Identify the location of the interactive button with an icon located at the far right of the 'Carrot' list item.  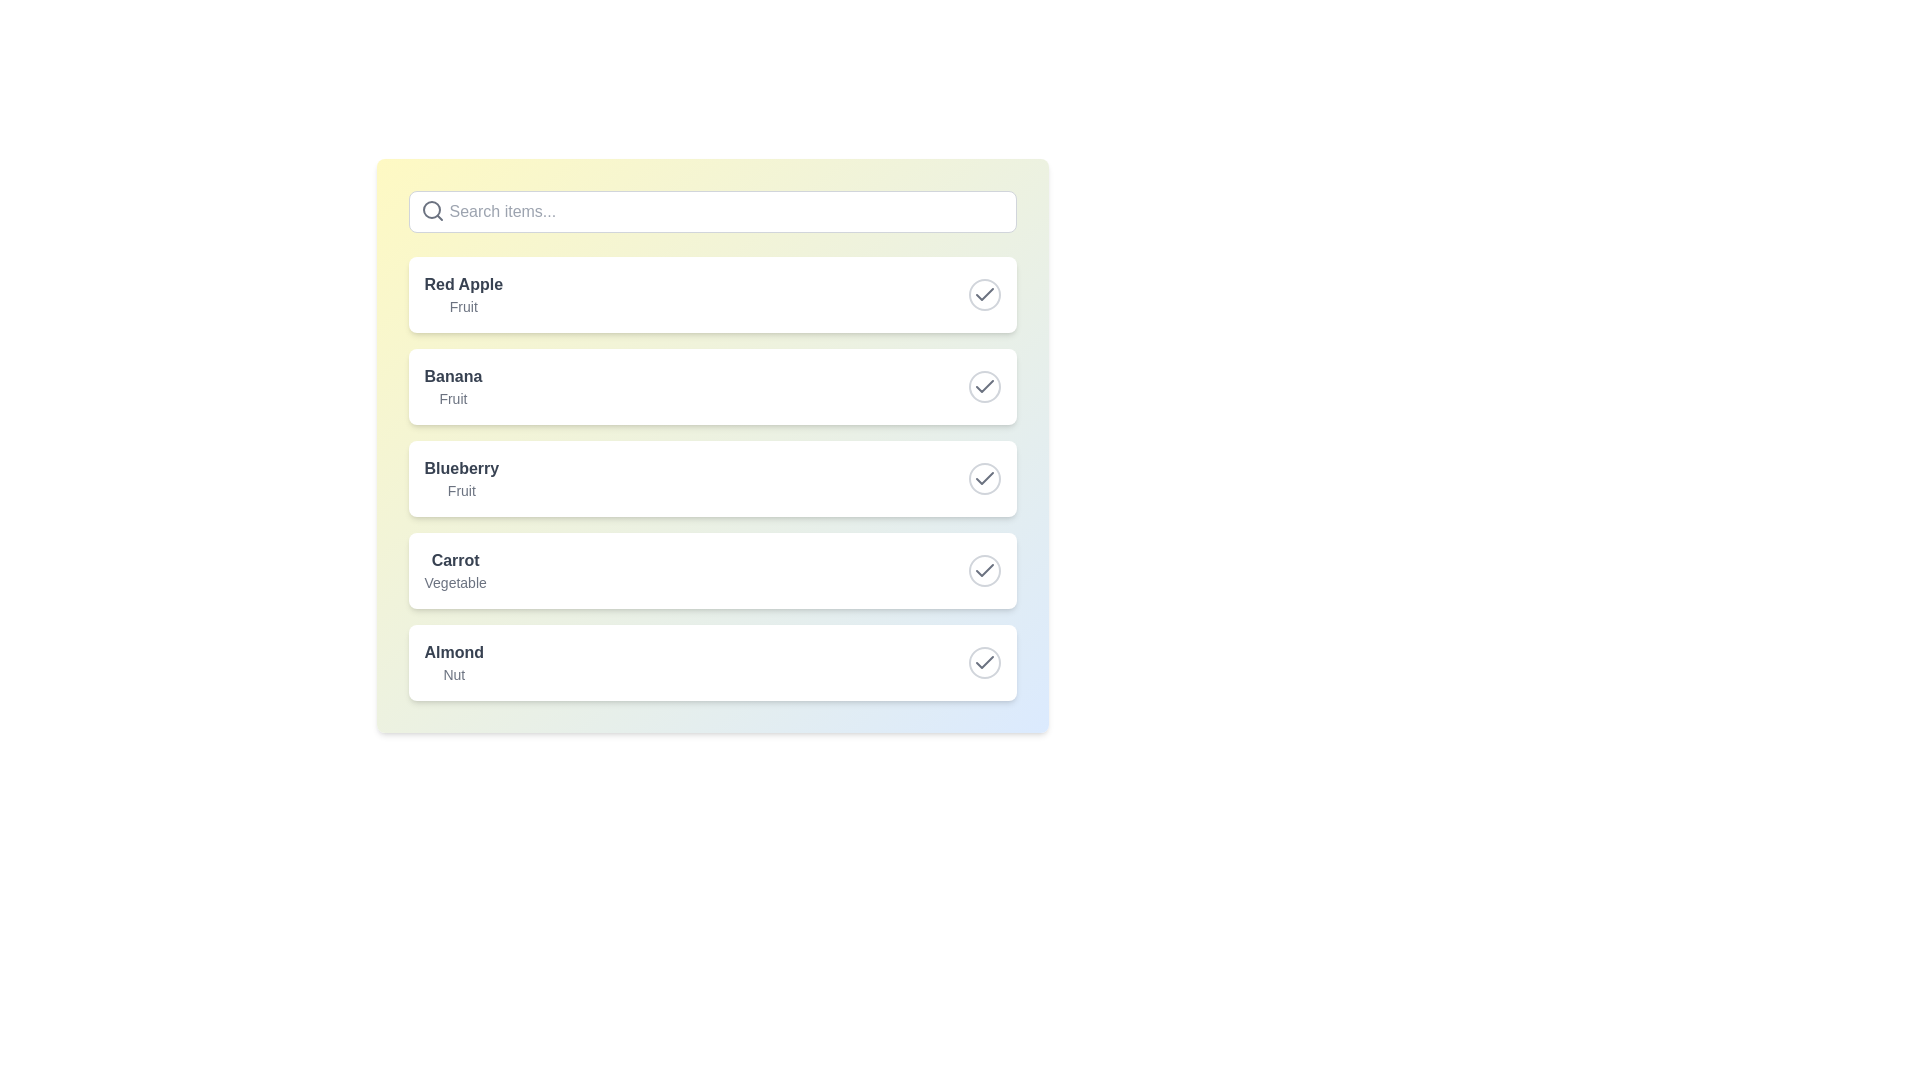
(984, 570).